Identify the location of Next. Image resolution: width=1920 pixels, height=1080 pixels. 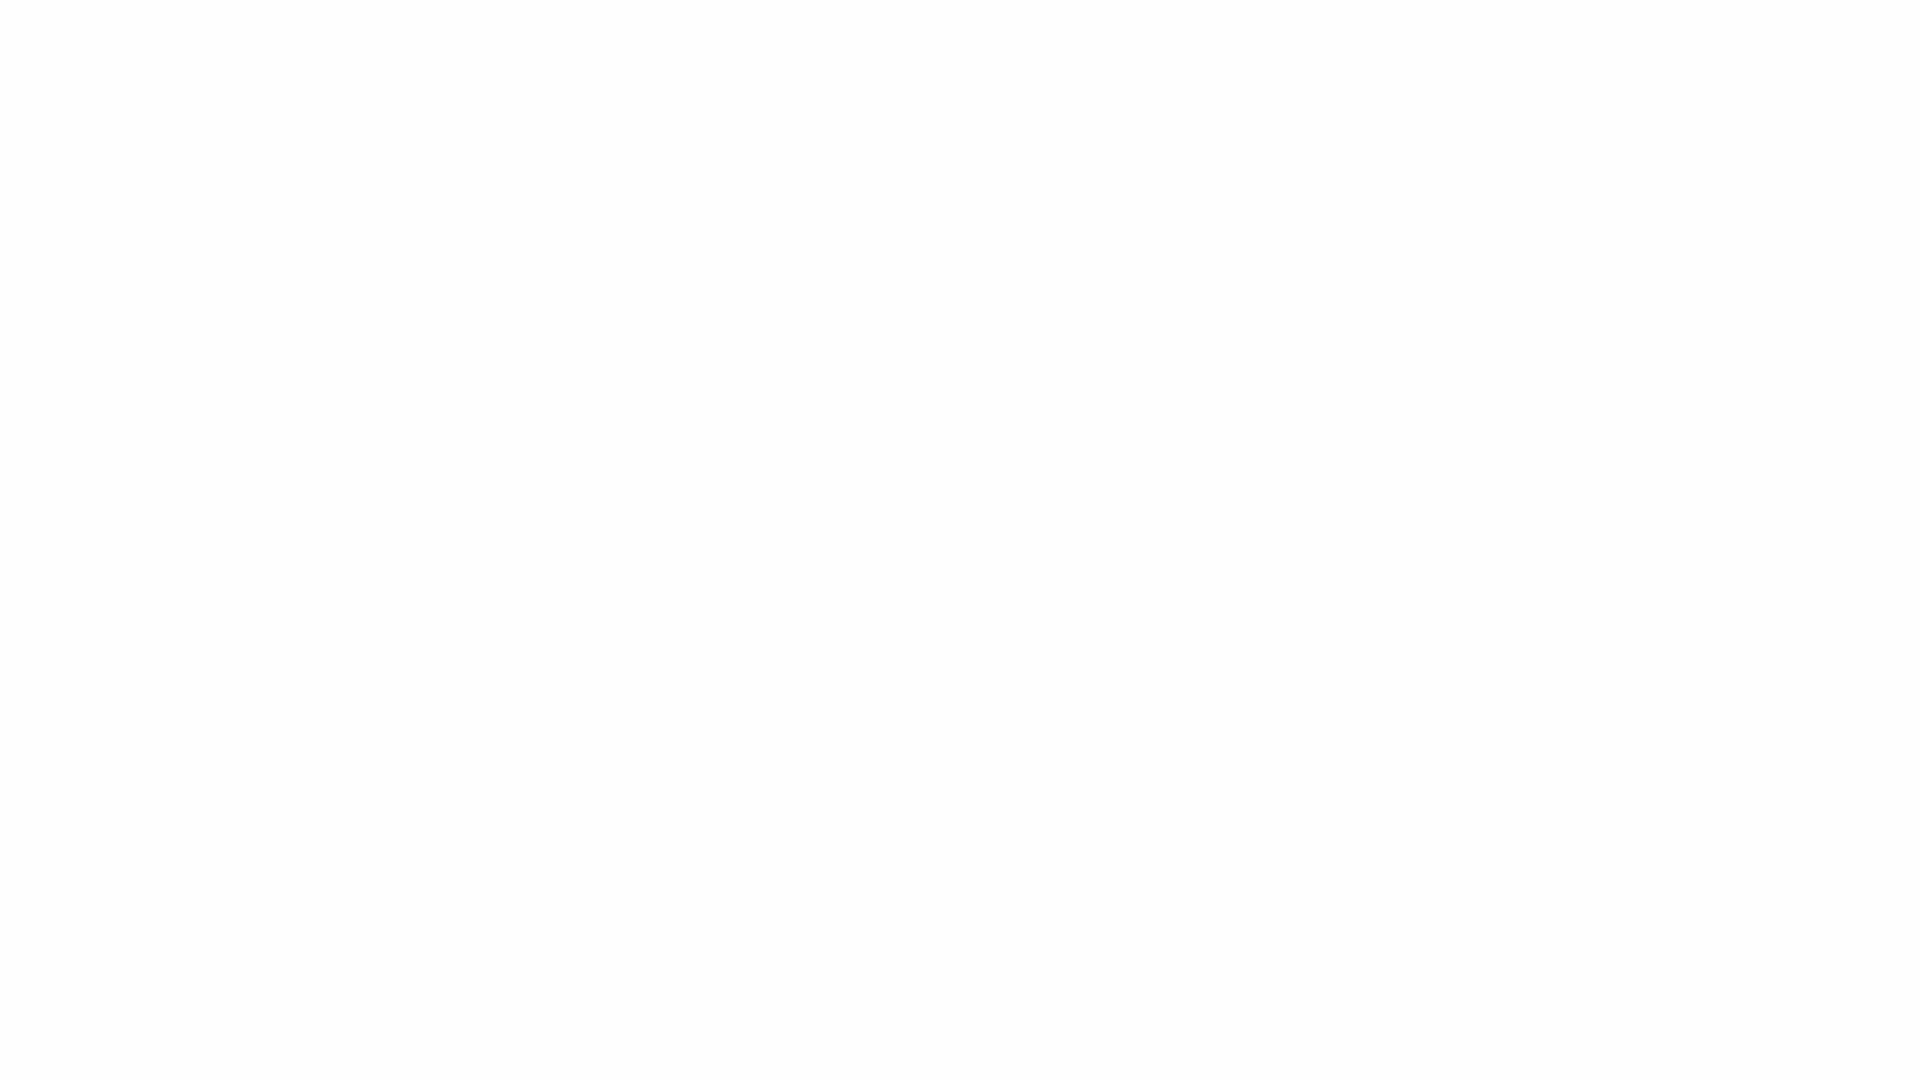
(1882, 540).